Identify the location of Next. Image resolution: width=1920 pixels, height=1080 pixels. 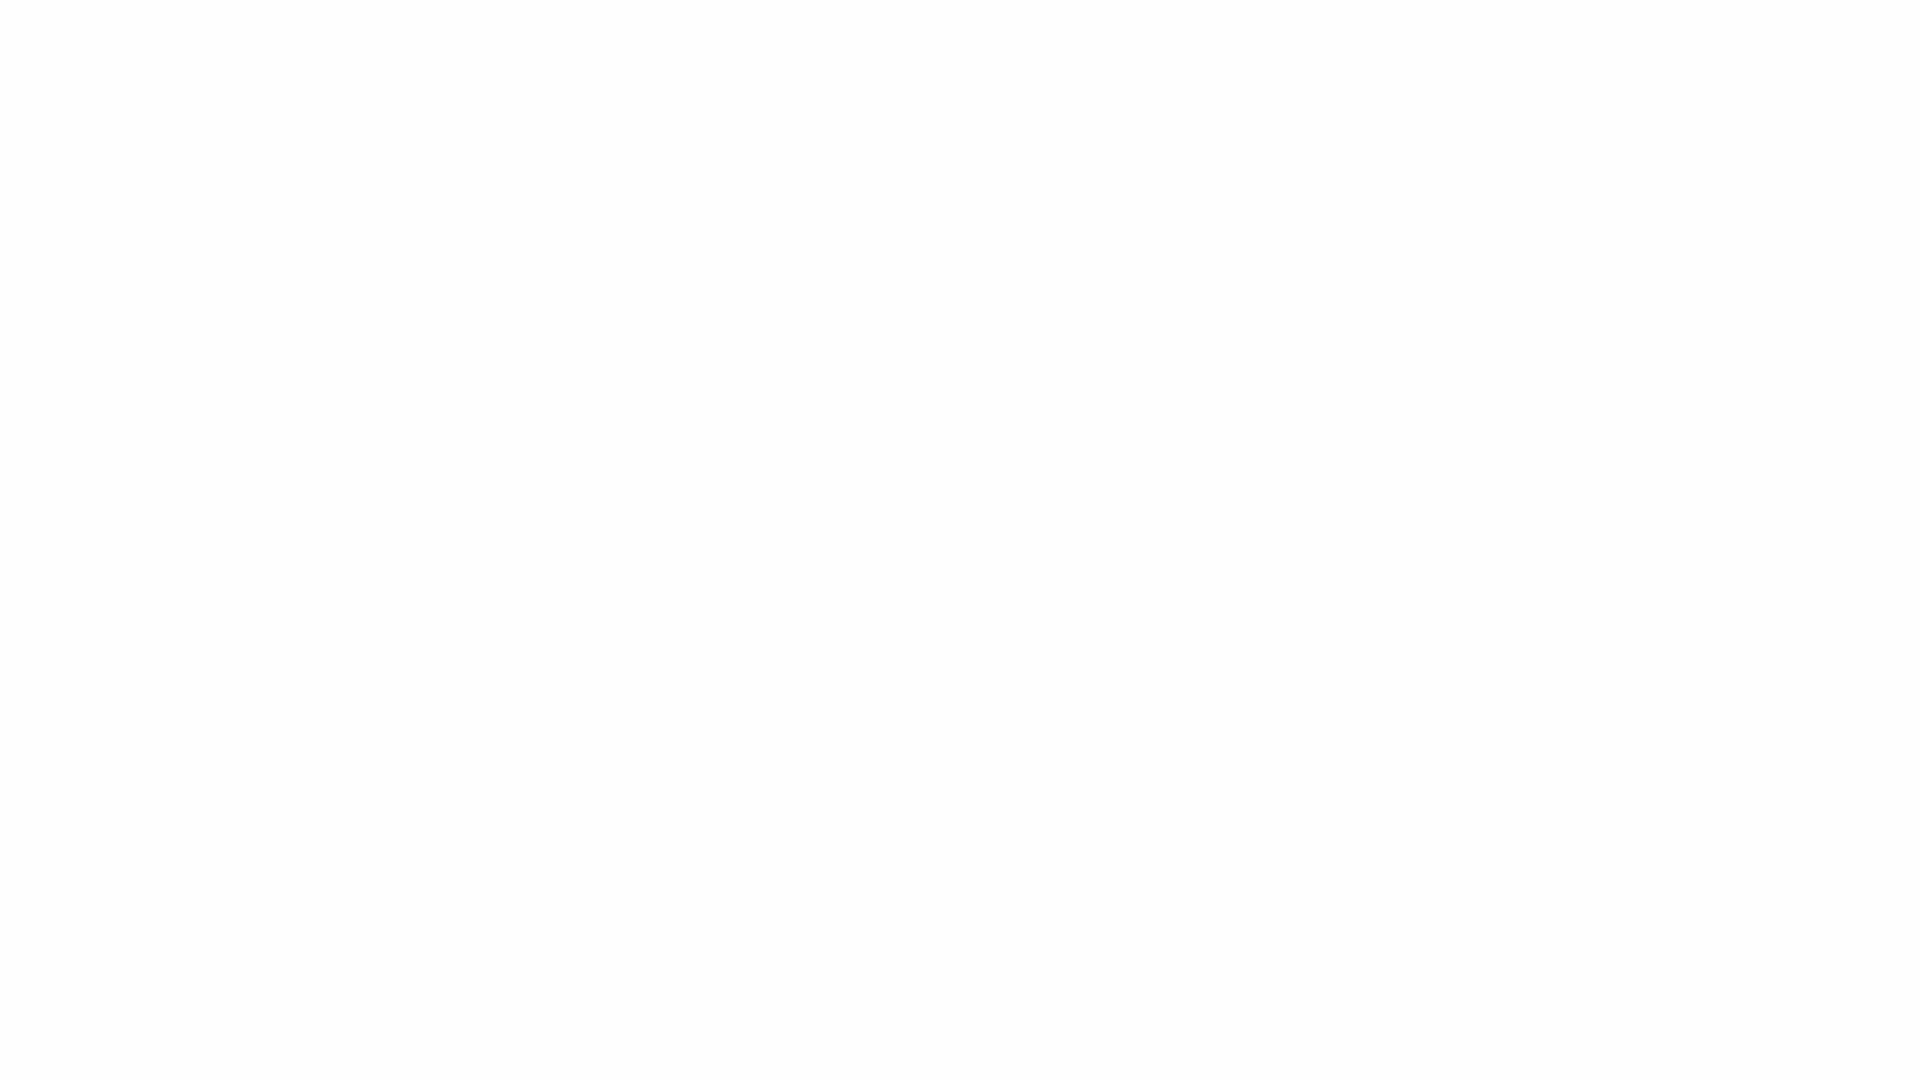
(1882, 540).